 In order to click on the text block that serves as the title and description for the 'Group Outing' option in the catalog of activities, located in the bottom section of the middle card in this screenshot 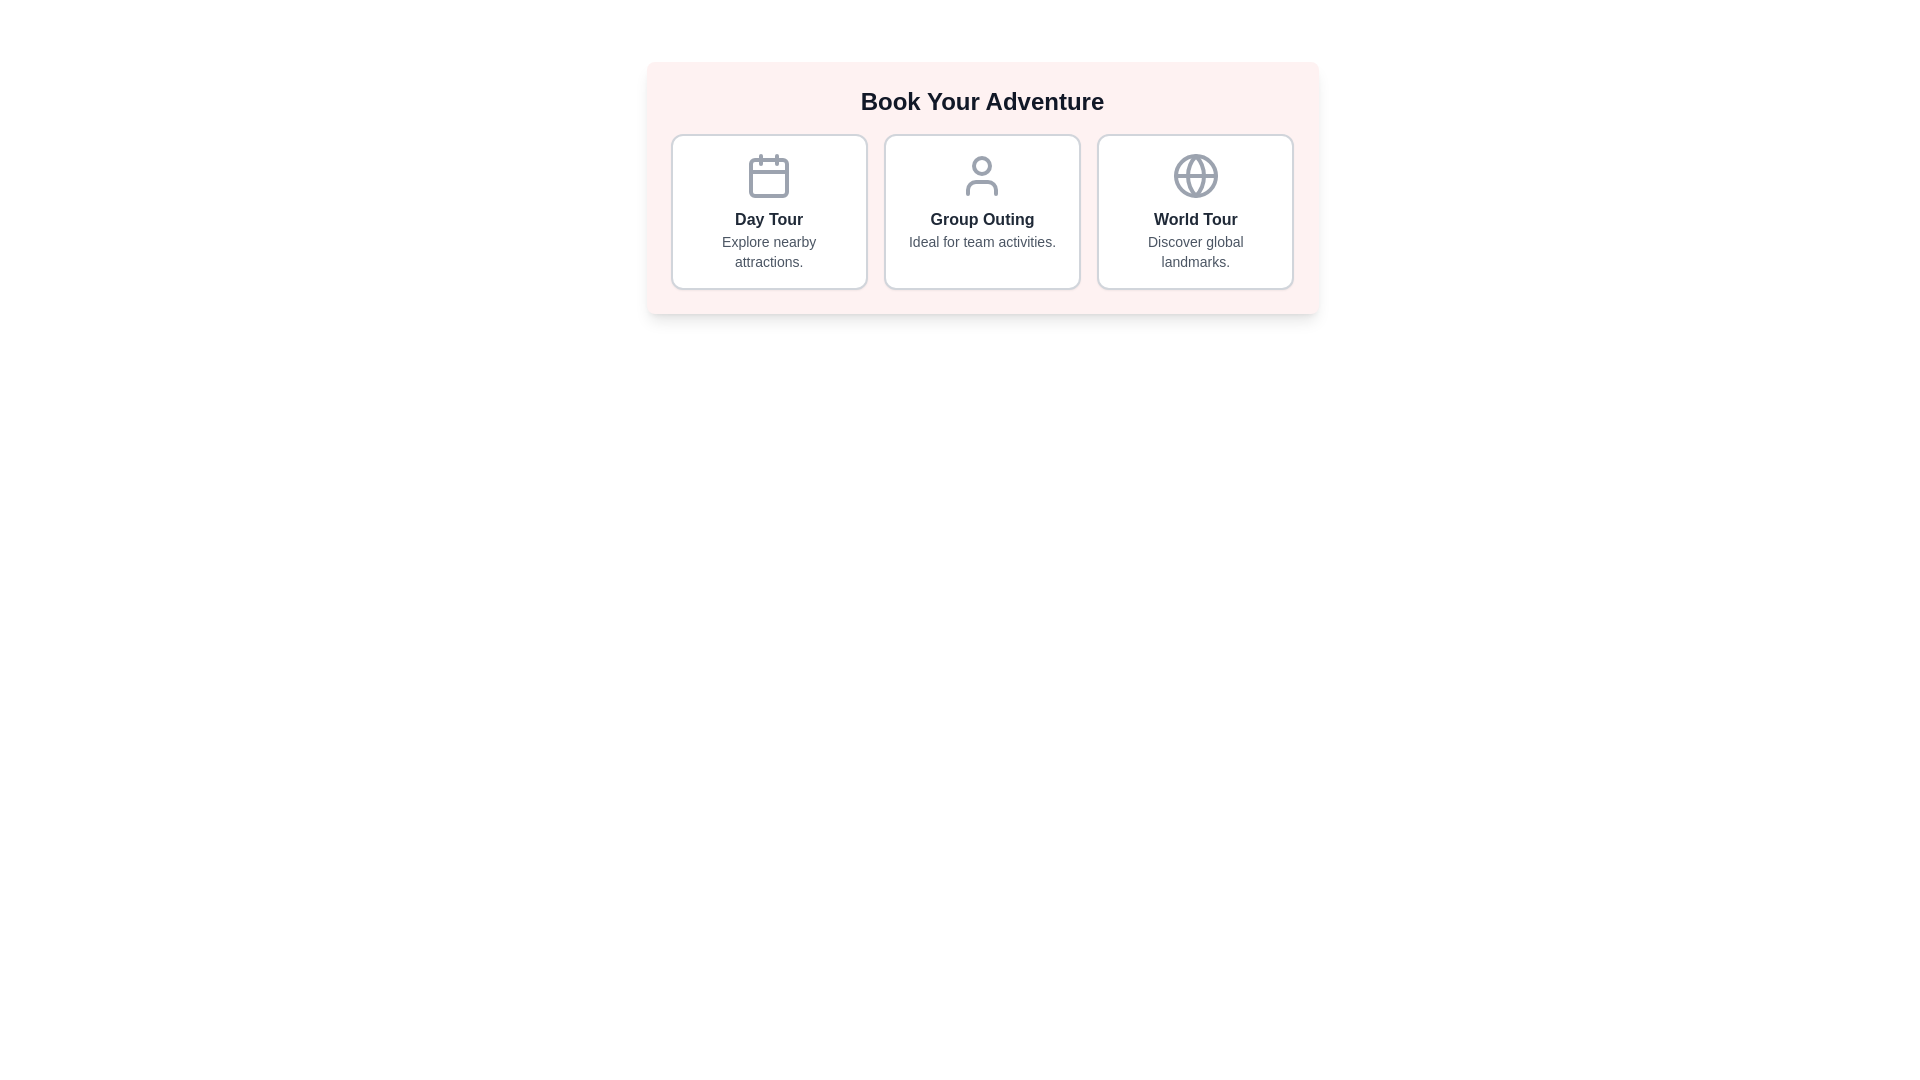, I will do `click(982, 229)`.